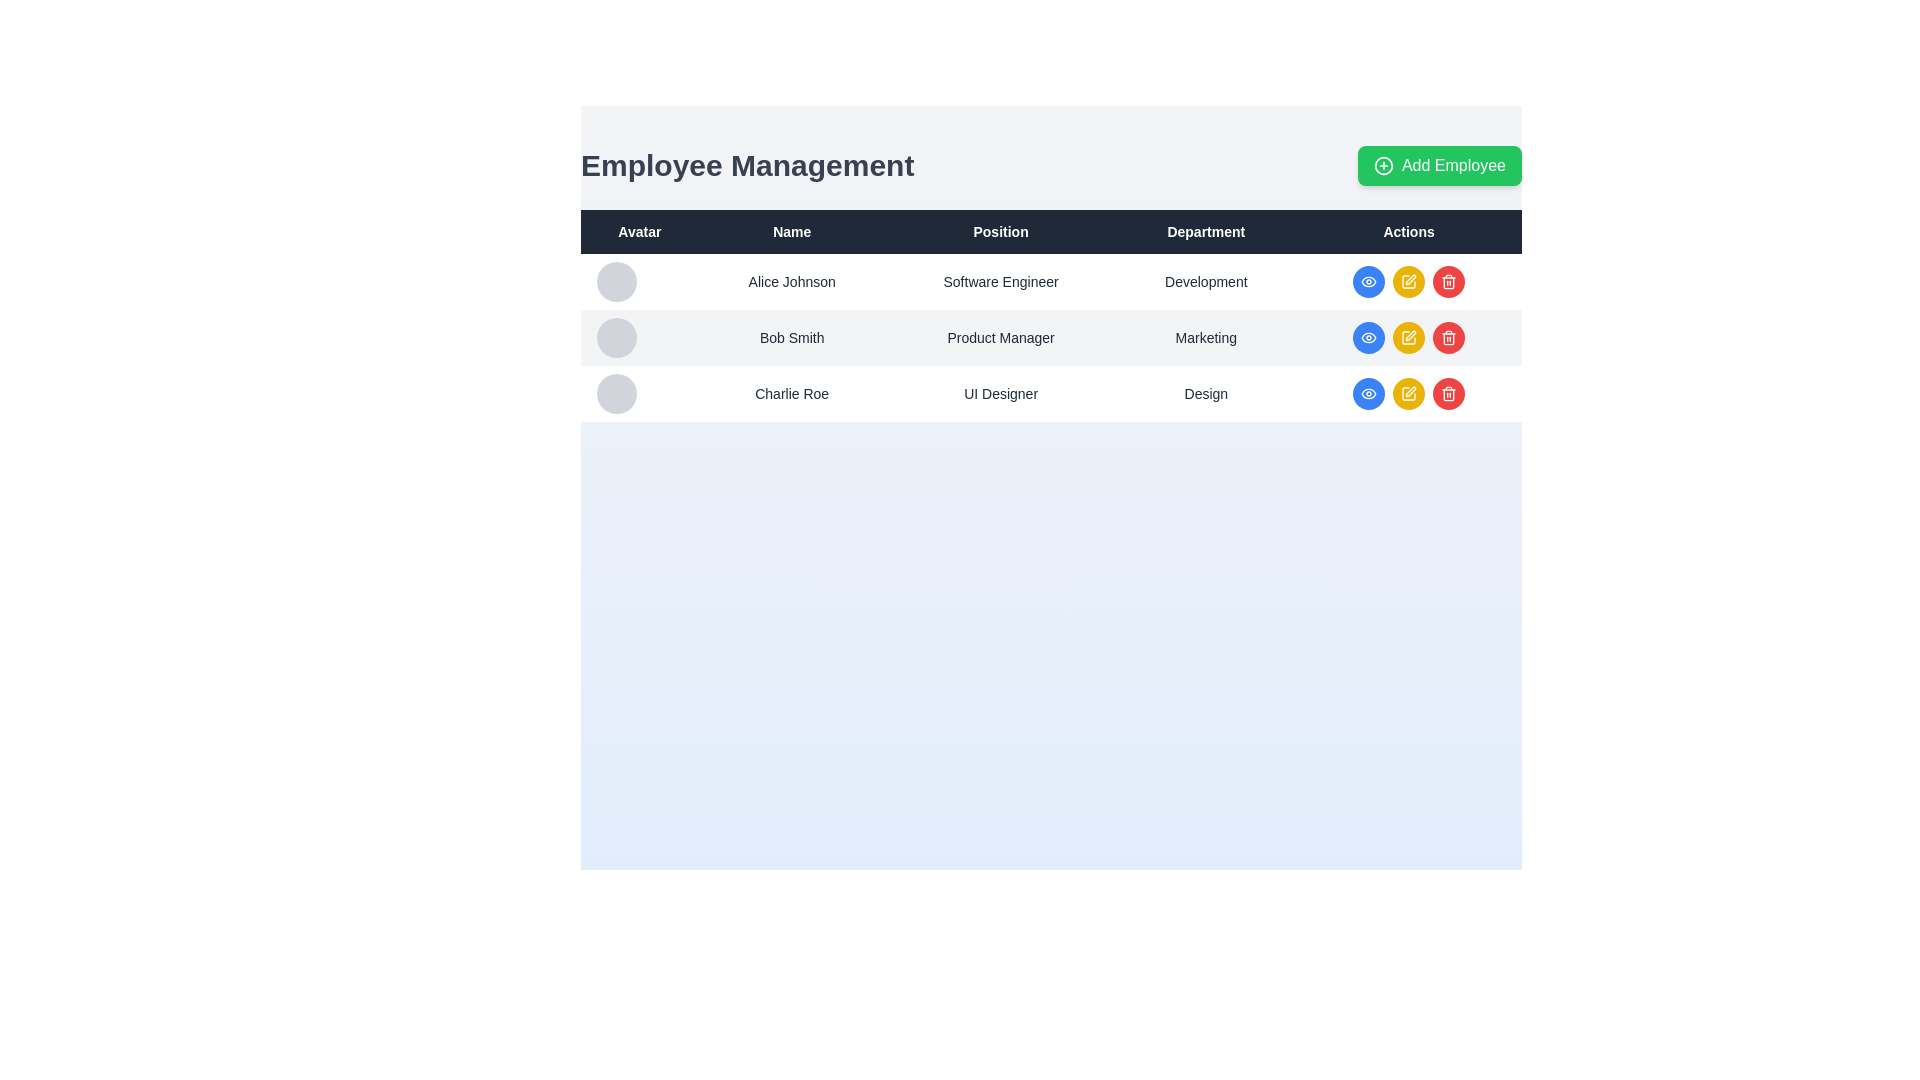  I want to click on the pen icon button with a bright yellow background in the 'Actions' column for the second row labeled 'Bob Smith' to initiate an edit action, so click(1408, 393).